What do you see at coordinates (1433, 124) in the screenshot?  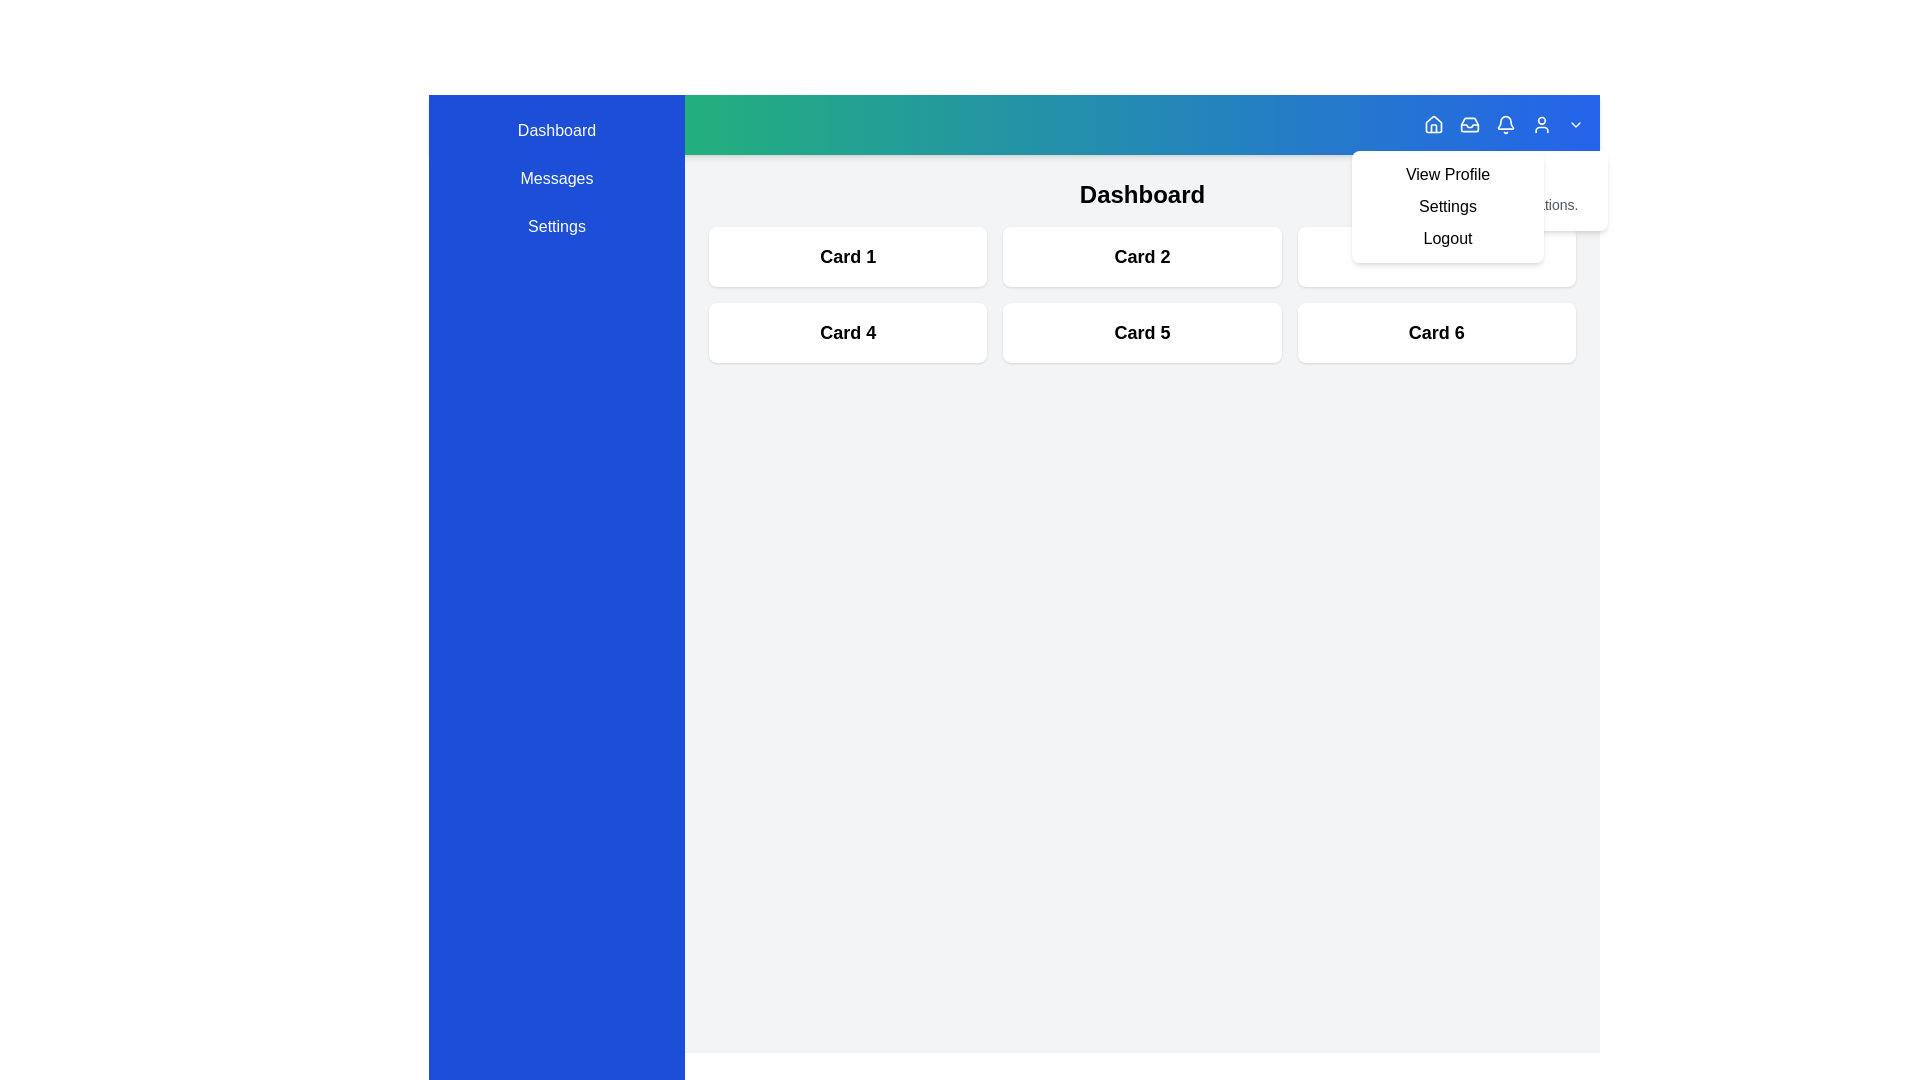 I see `the homepage navigation button icon located on the right side of the blue menu bar at the top of the interface` at bounding box center [1433, 124].